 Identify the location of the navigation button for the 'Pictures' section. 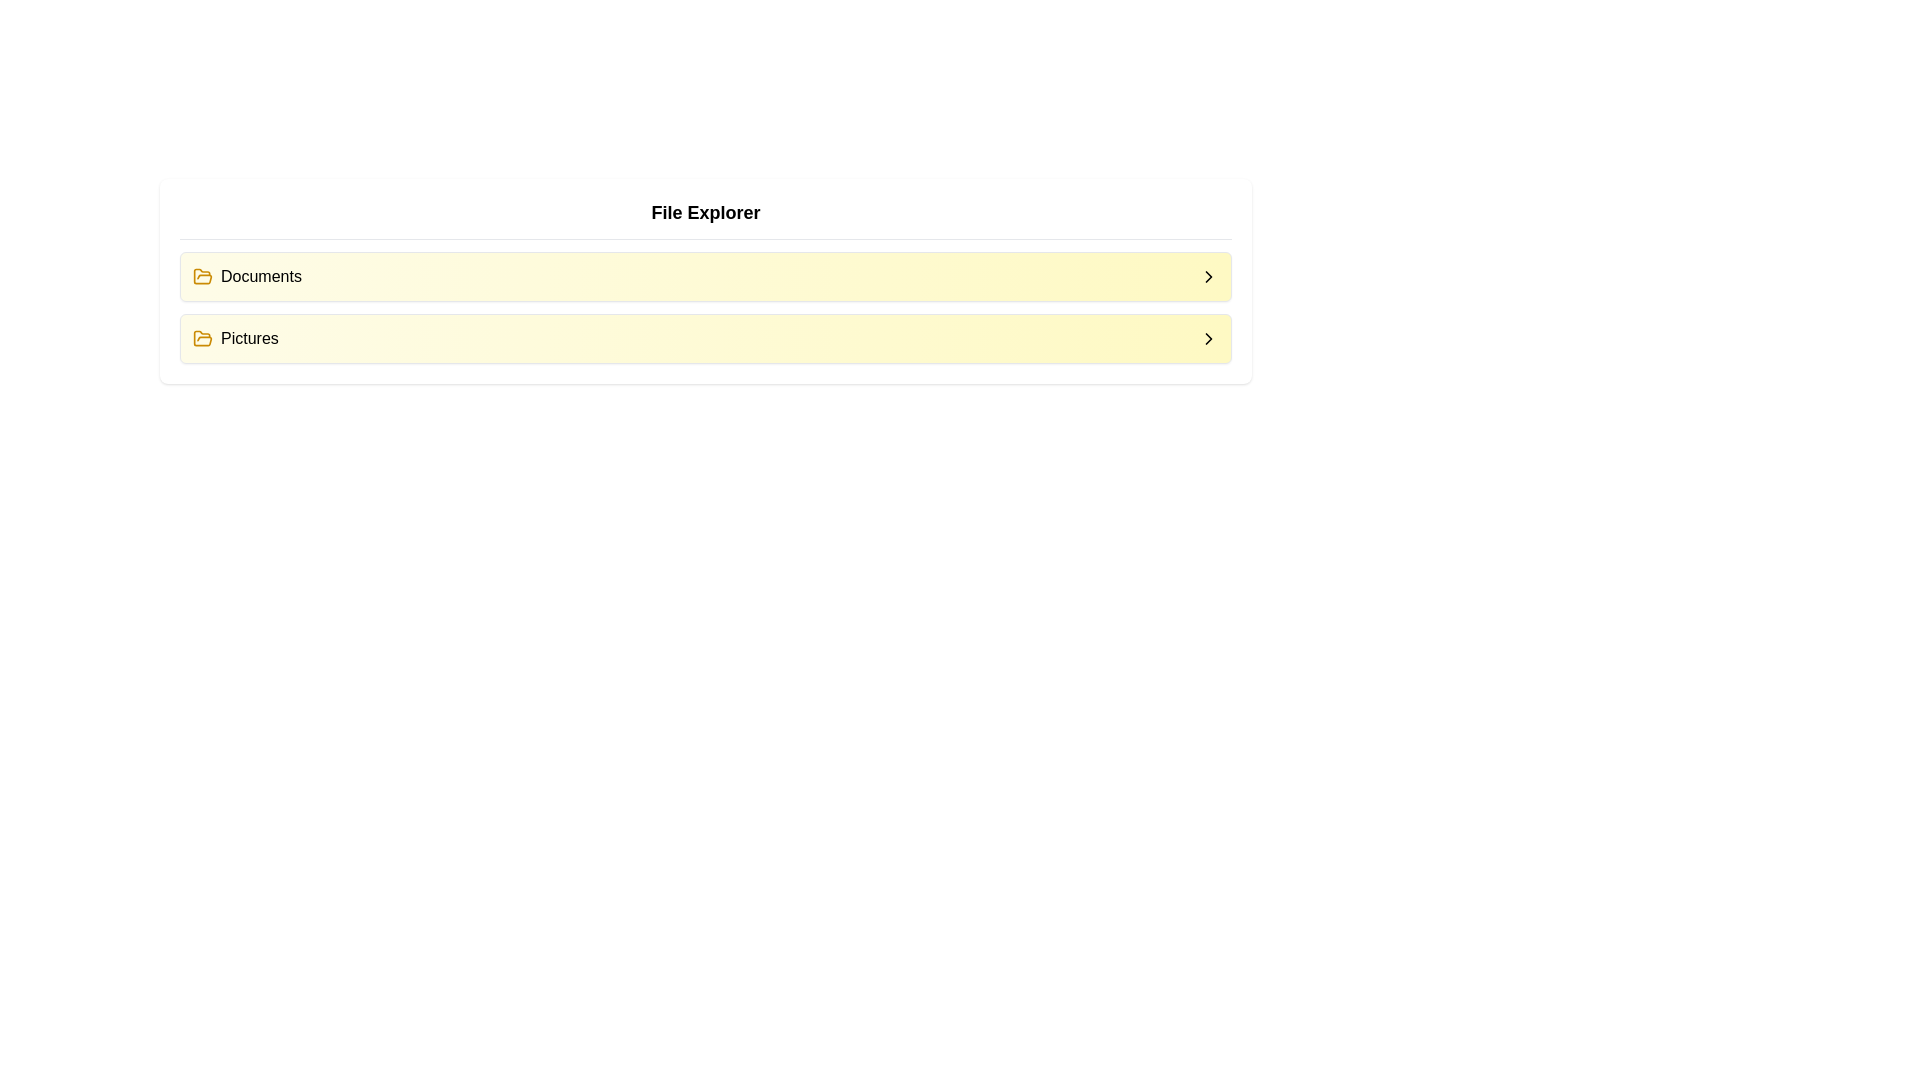
(1208, 338).